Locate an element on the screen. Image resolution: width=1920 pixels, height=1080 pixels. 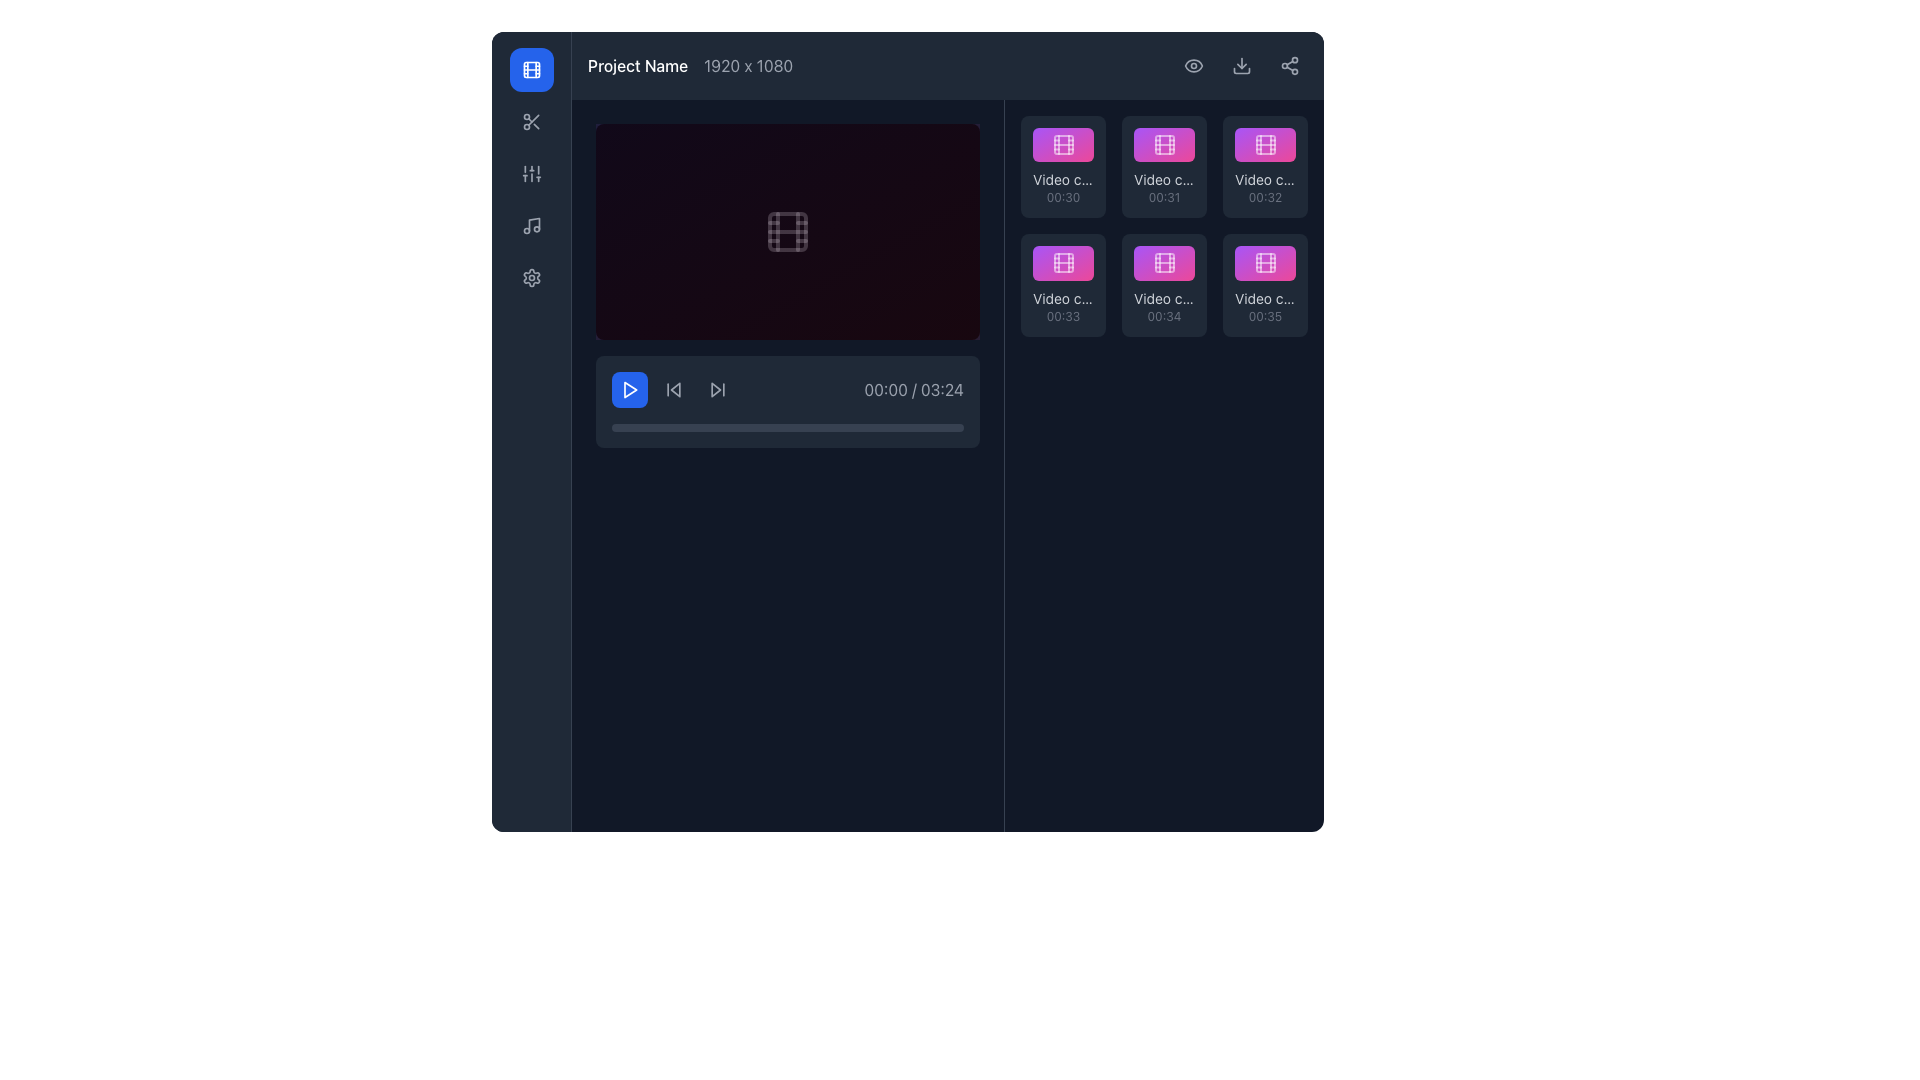
the middle icon button featuring a downward-pointing arrow within a circular boundary to initiate the download is located at coordinates (1241, 64).